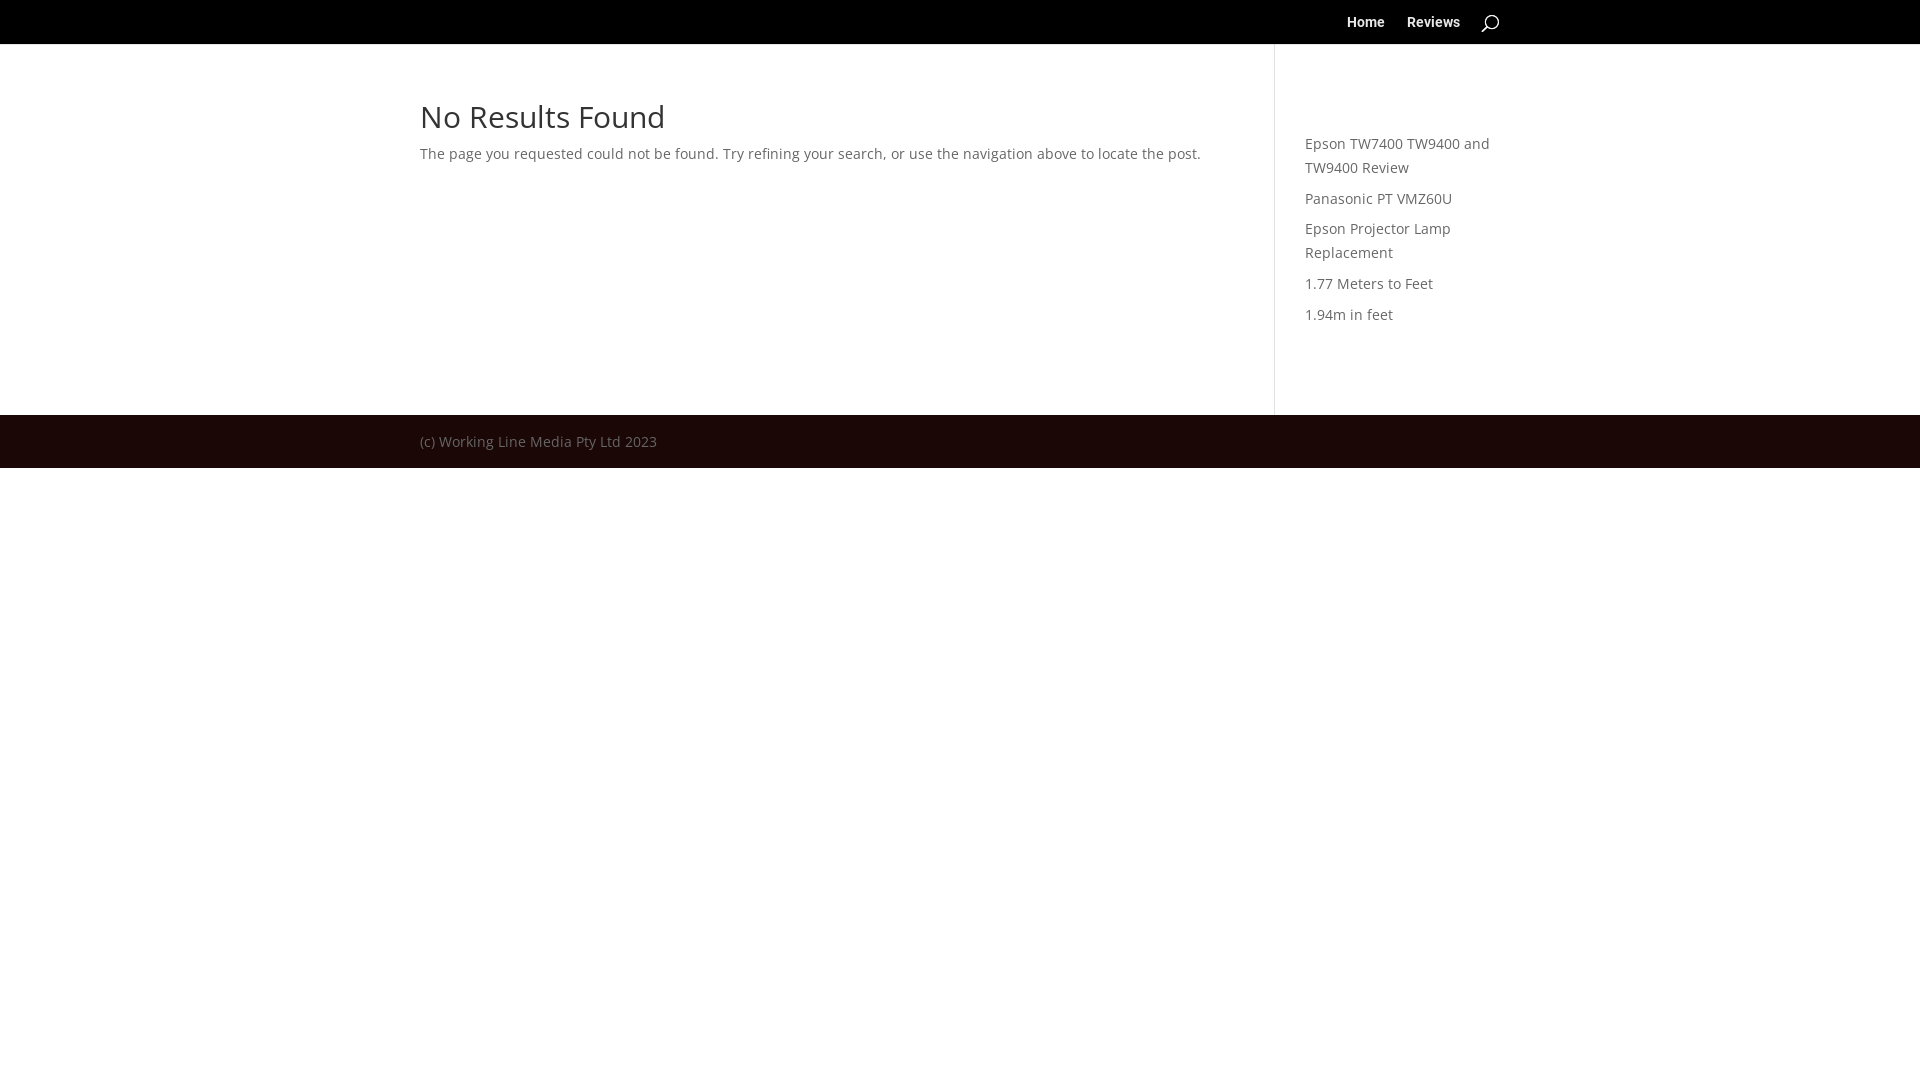 The width and height of the screenshot is (1920, 1080). I want to click on '1.77 Meters to Feet', so click(1367, 283).